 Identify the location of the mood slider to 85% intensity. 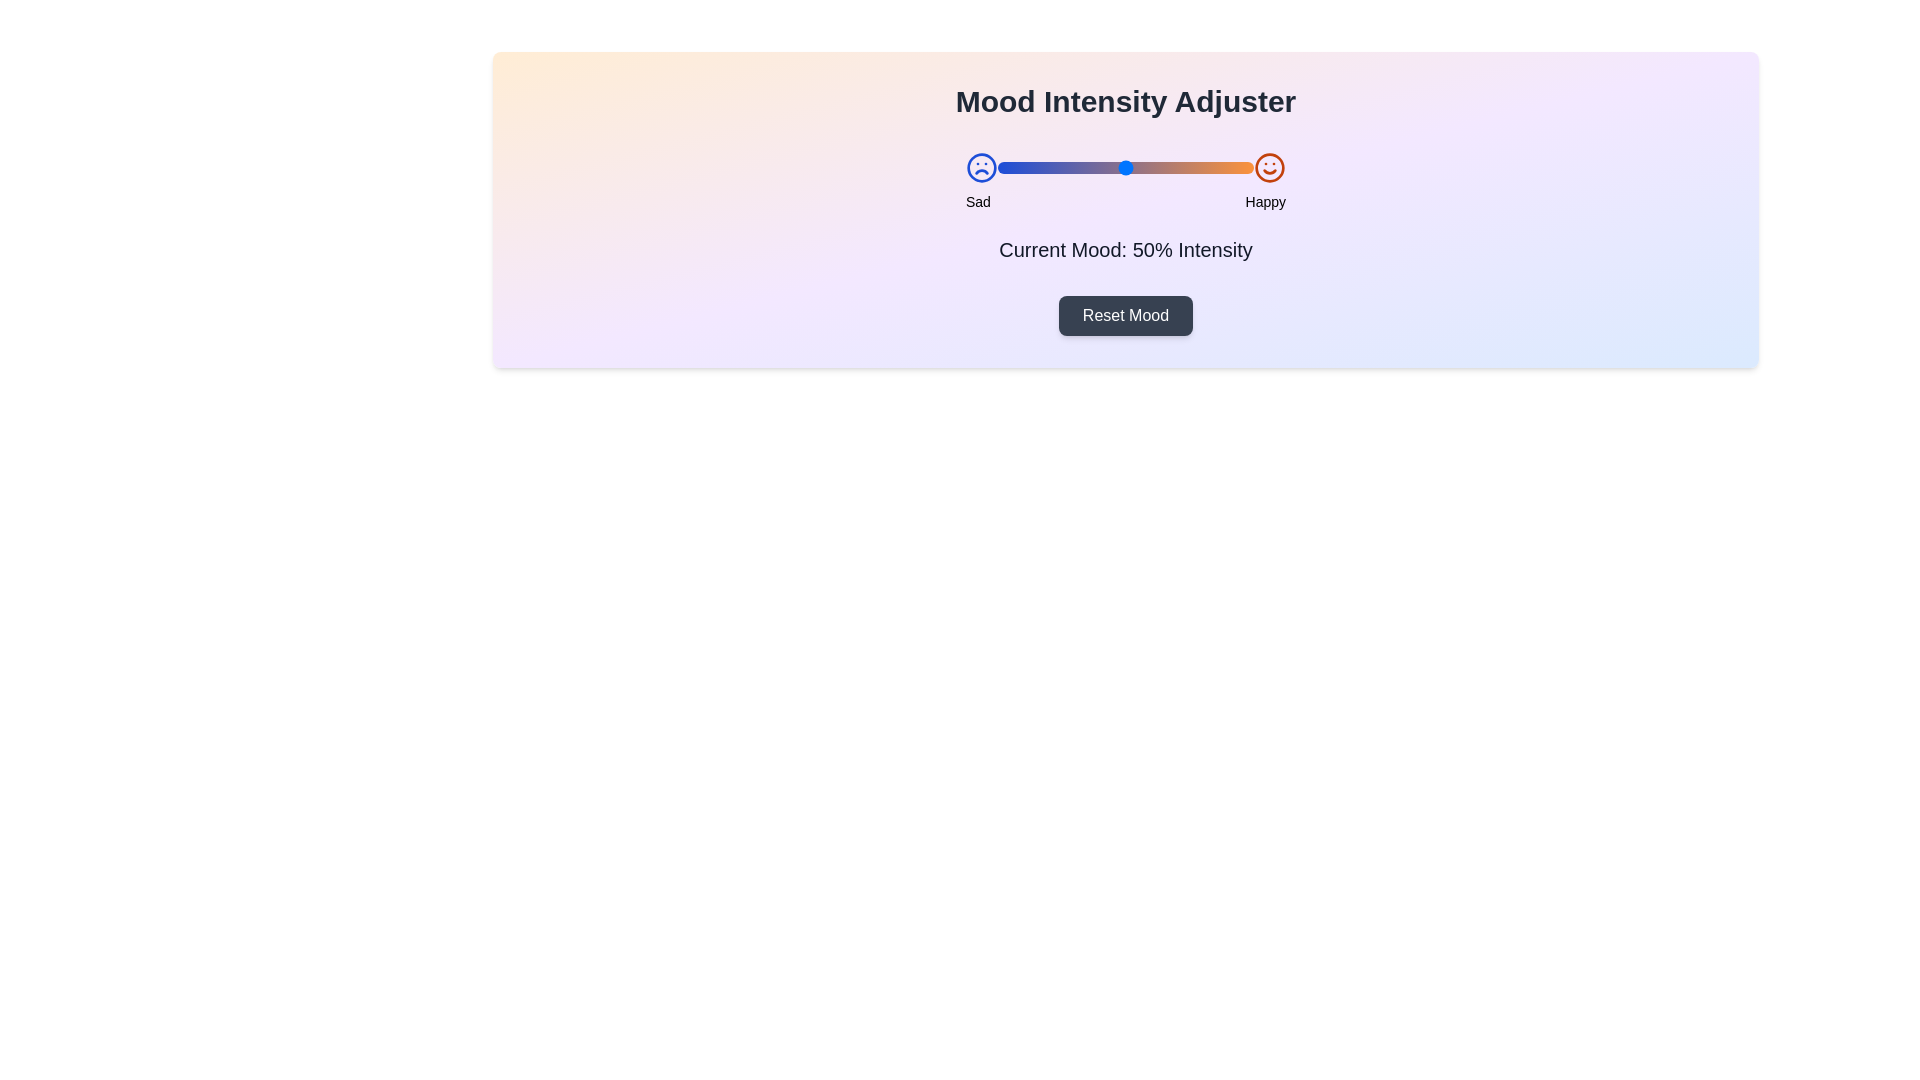
(1214, 167).